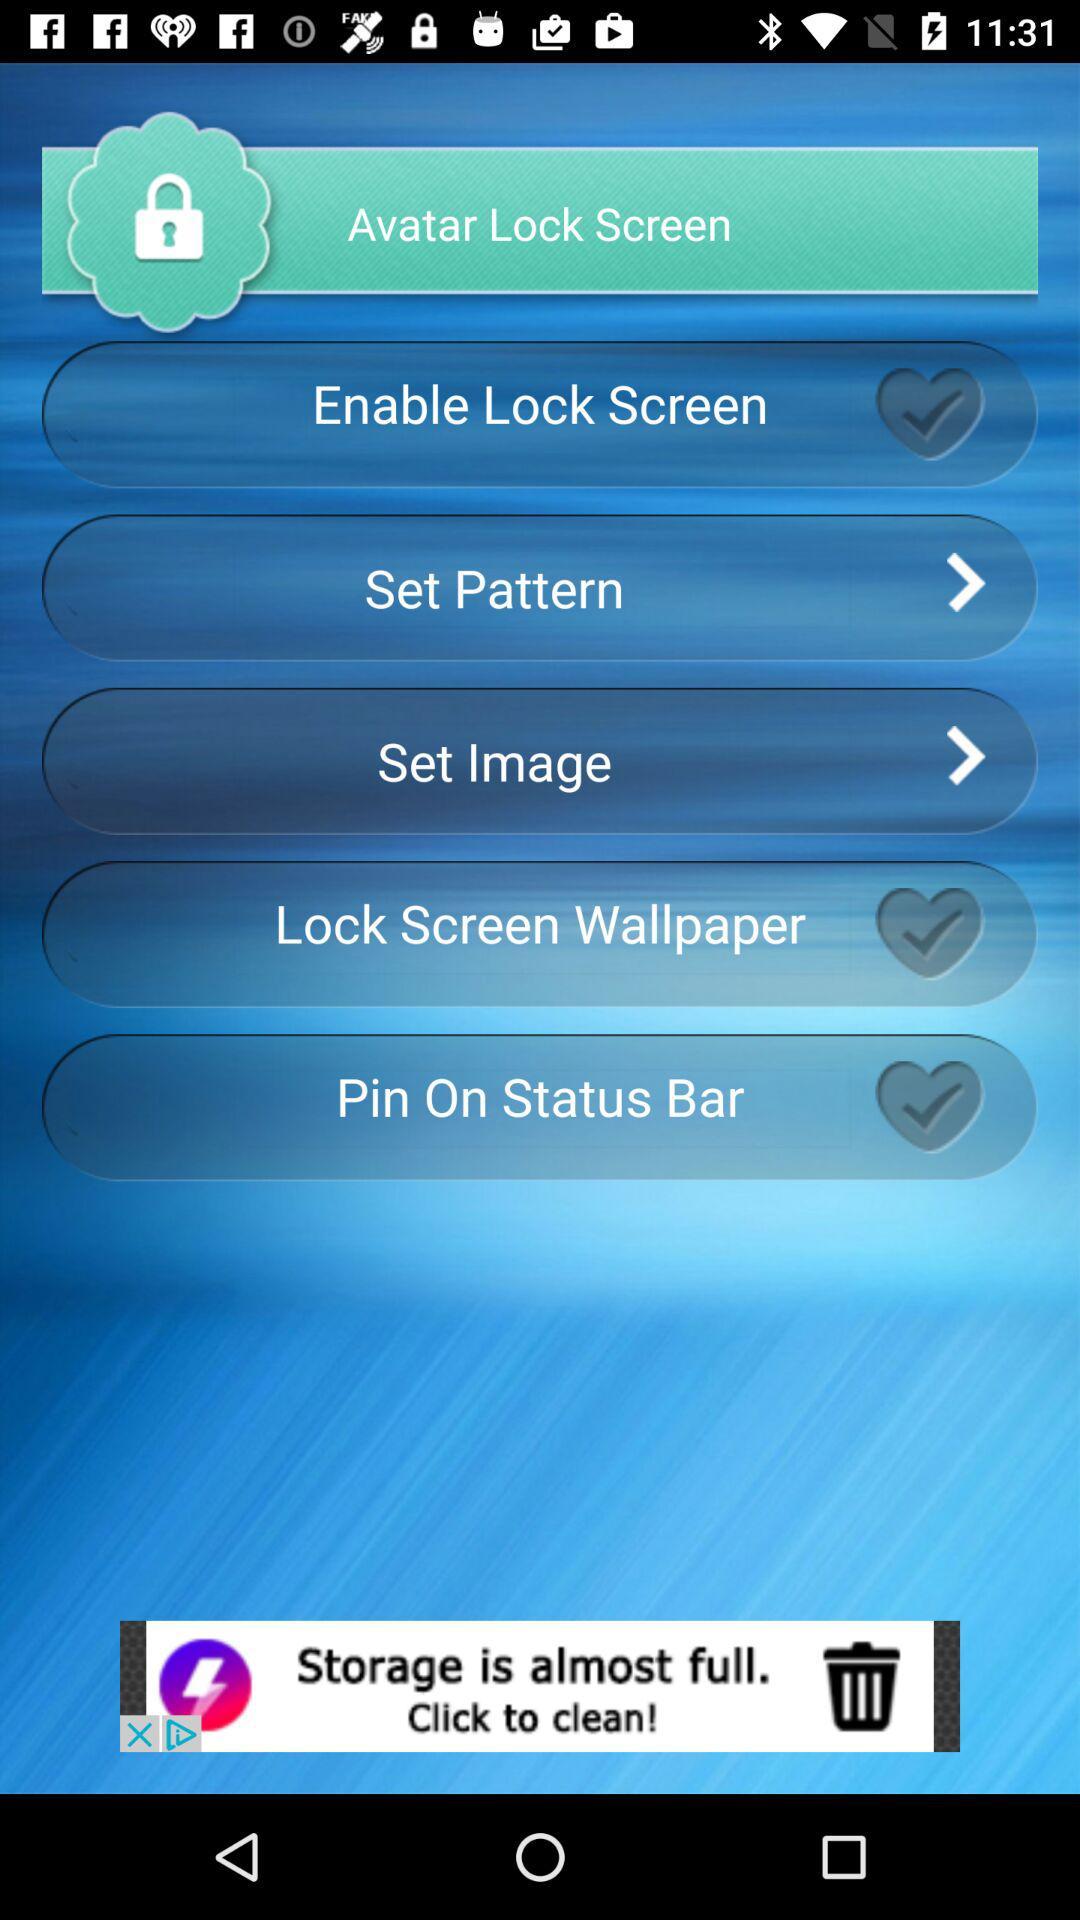  Describe the element at coordinates (955, 413) in the screenshot. I see `screen lock` at that location.